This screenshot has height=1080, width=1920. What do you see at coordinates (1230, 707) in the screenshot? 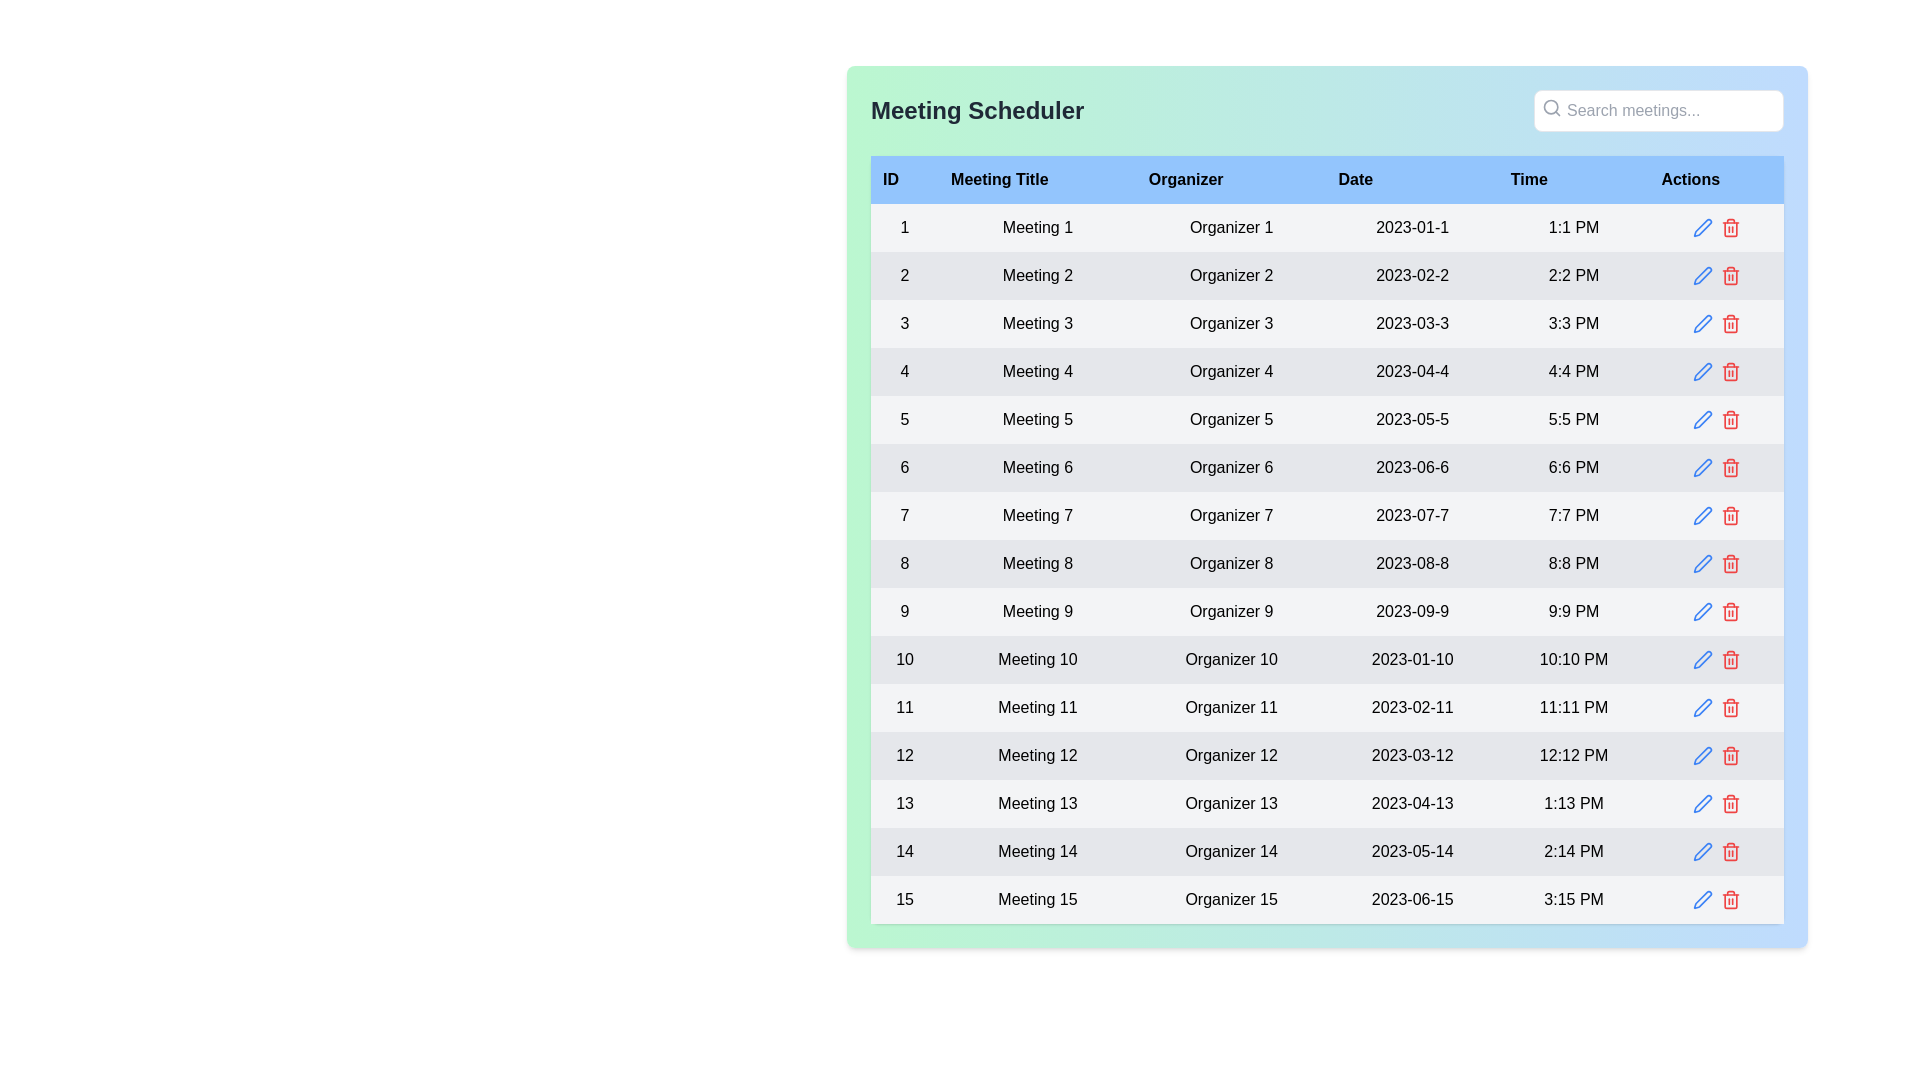
I see `the text label displaying 'Organizer 11' which is located in the 11th row under the 'Organizer' column` at bounding box center [1230, 707].